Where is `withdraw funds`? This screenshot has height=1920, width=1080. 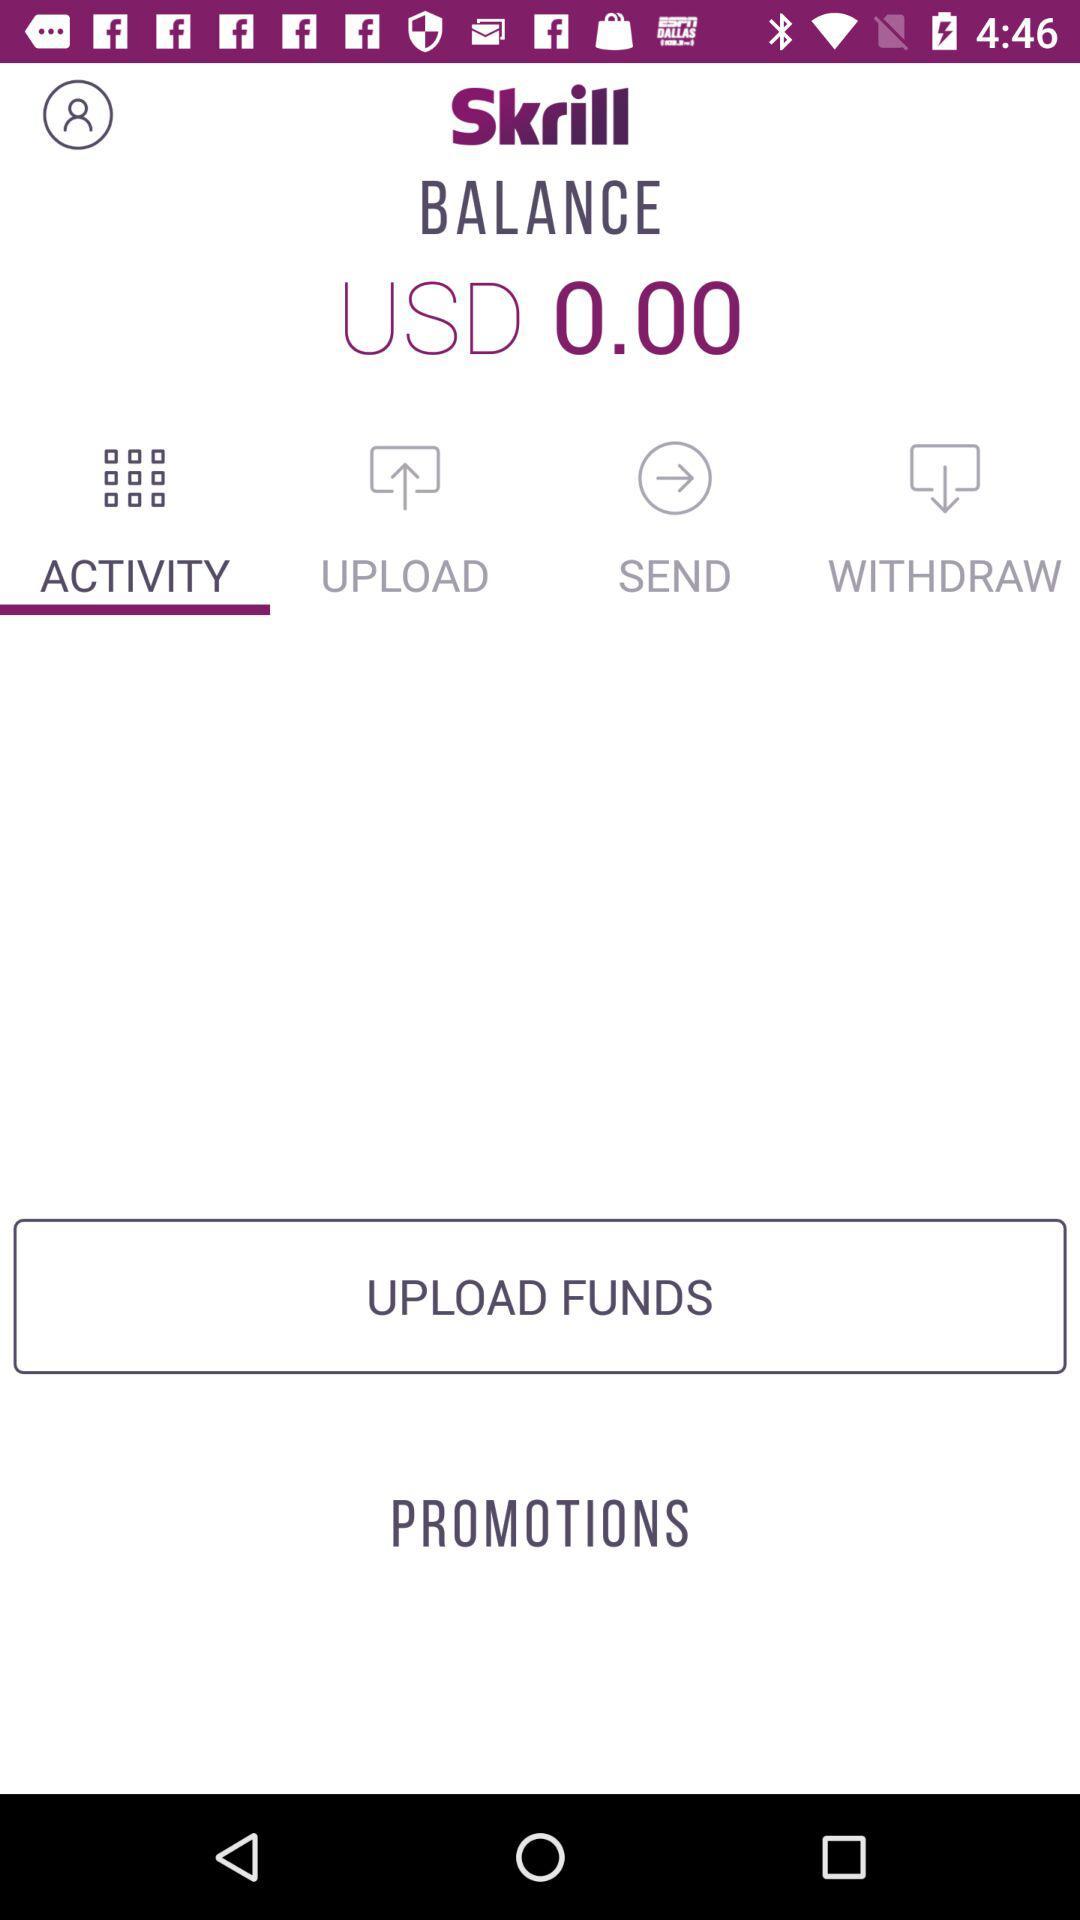
withdraw funds is located at coordinates (945, 477).